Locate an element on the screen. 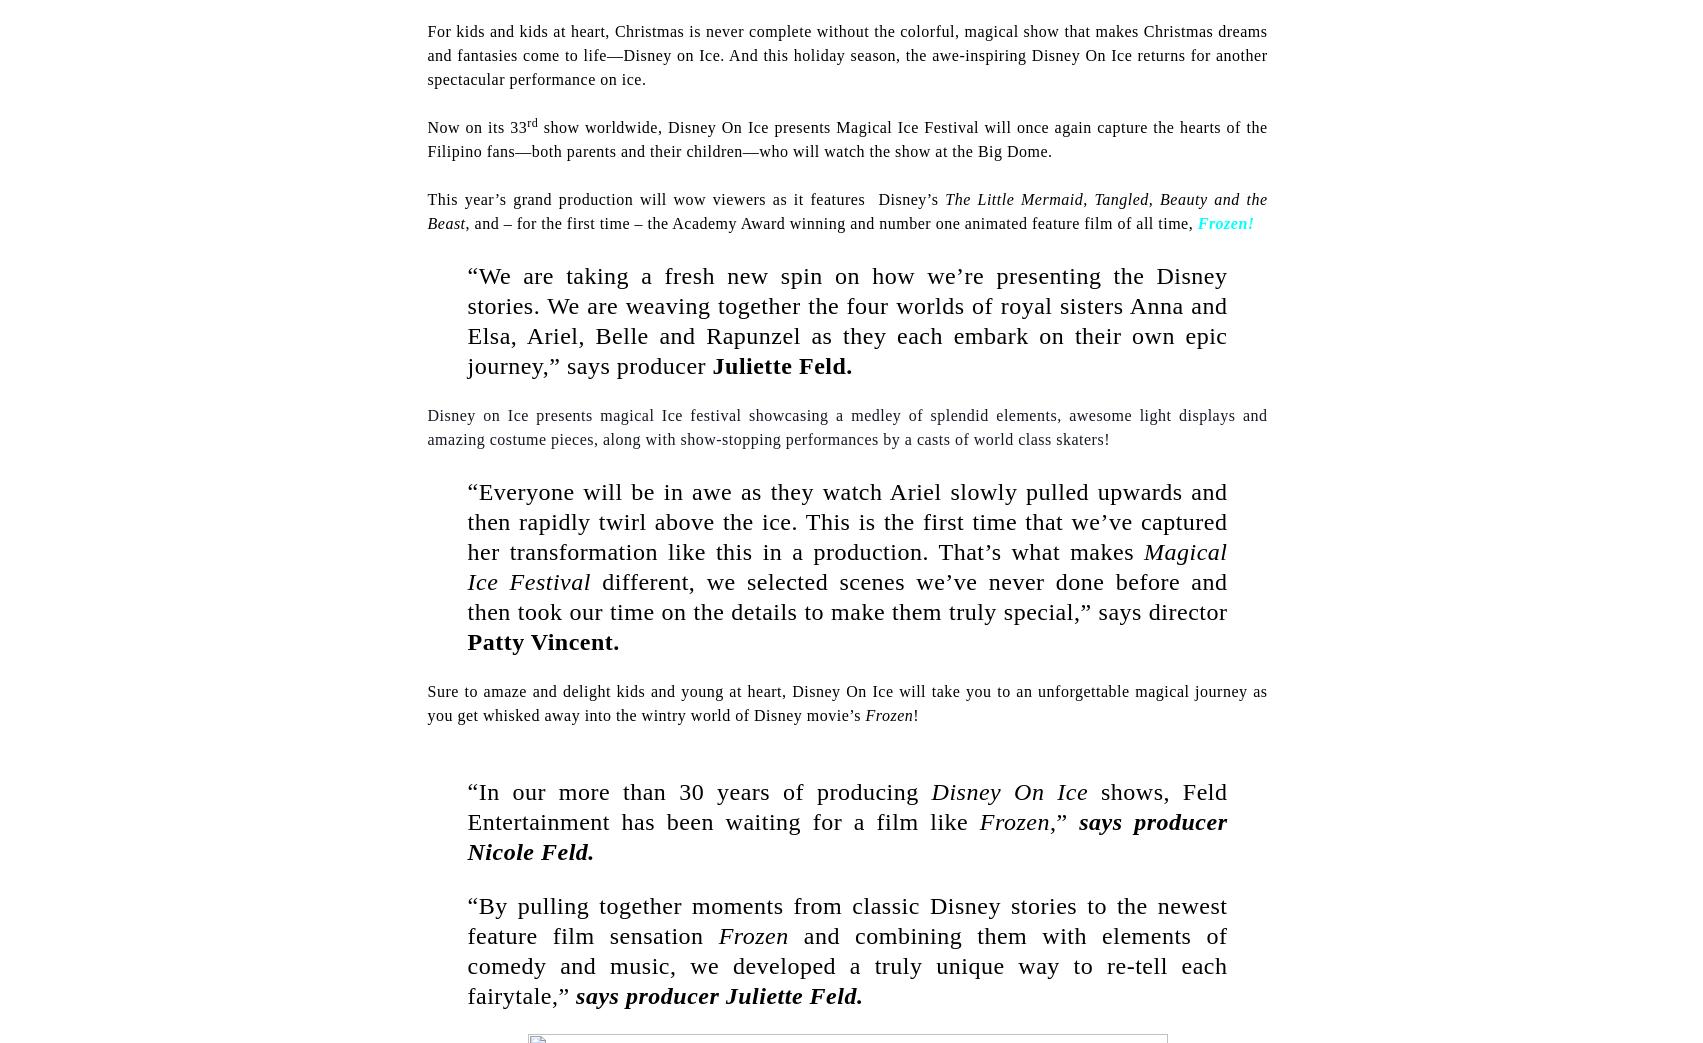 This screenshot has height=1043, width=1703. 'Sure to amaze and delight kids and young at heart, Disney On Ice will take you to an unforgettable magical journey as you get whisked away into the wintry world of Disney movie’s' is located at coordinates (847, 703).